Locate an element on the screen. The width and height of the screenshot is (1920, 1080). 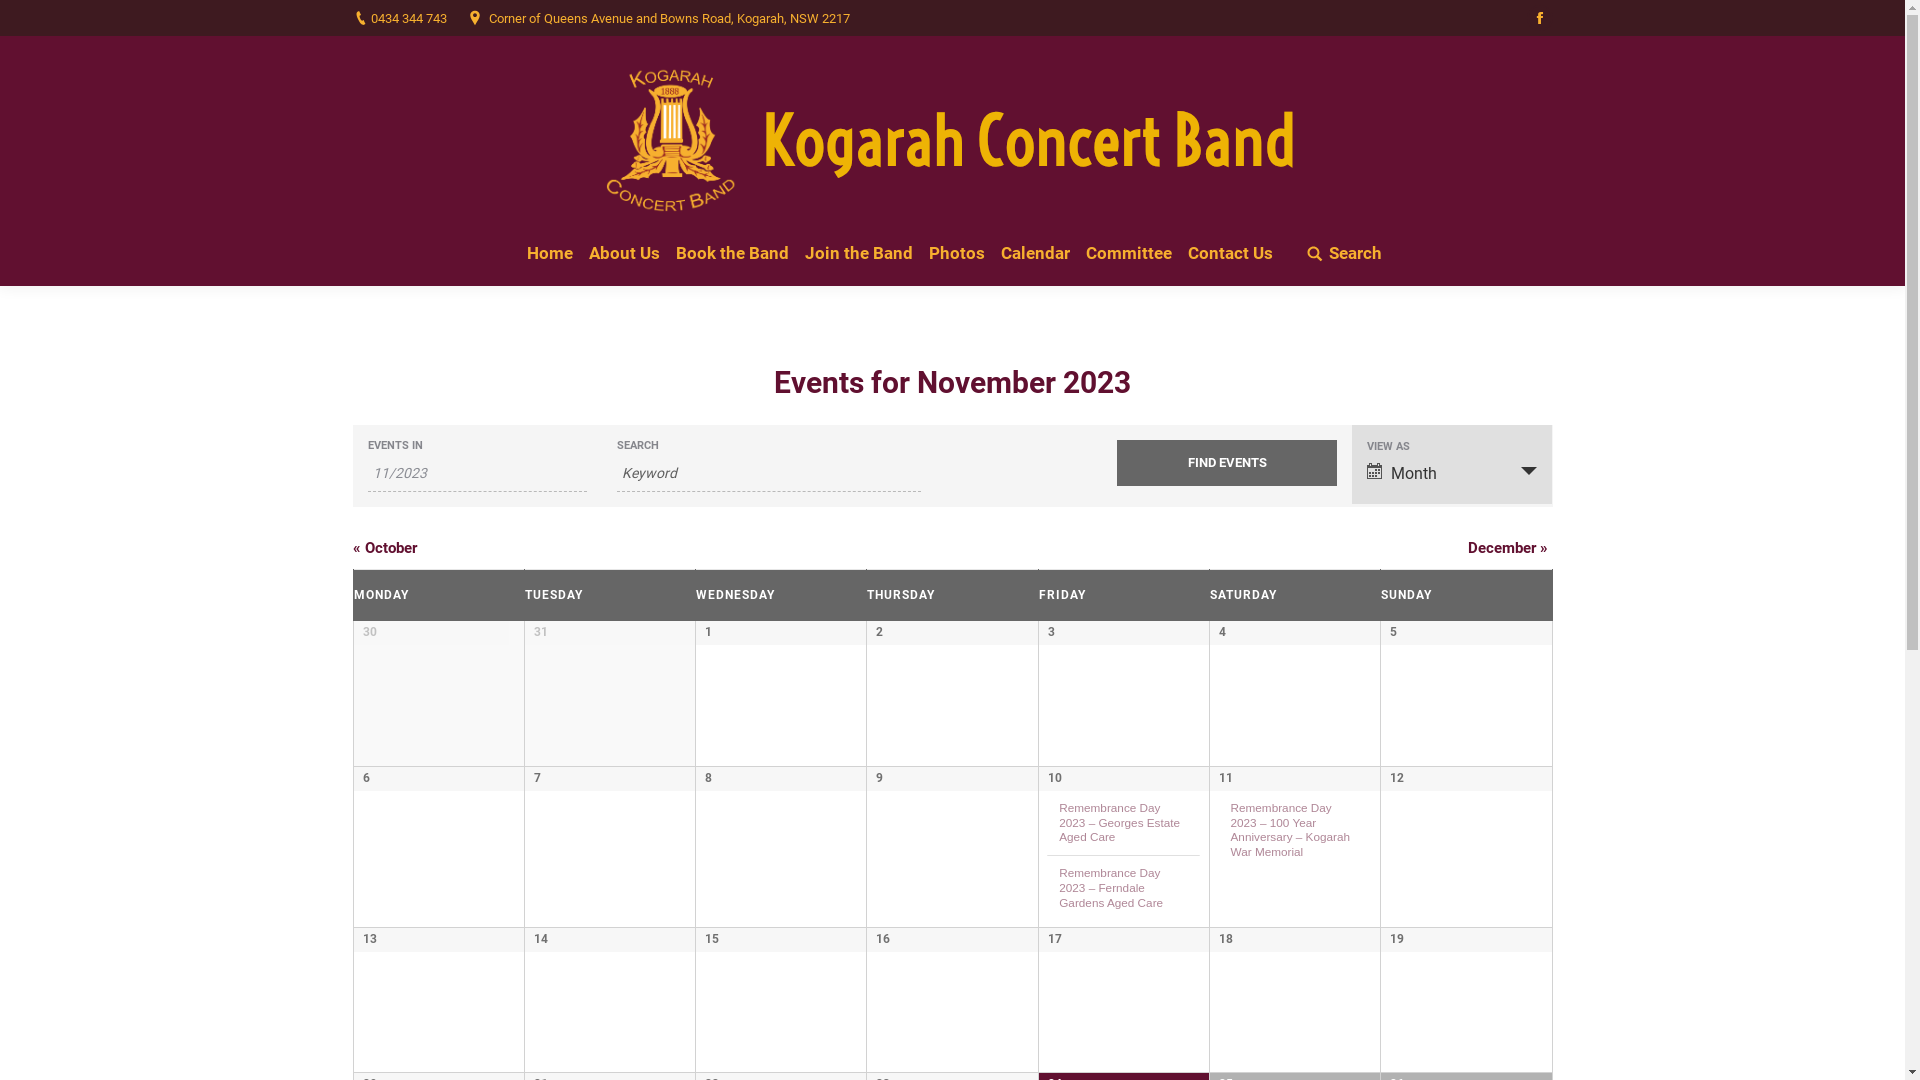
'Facebook' is located at coordinates (1525, 18).